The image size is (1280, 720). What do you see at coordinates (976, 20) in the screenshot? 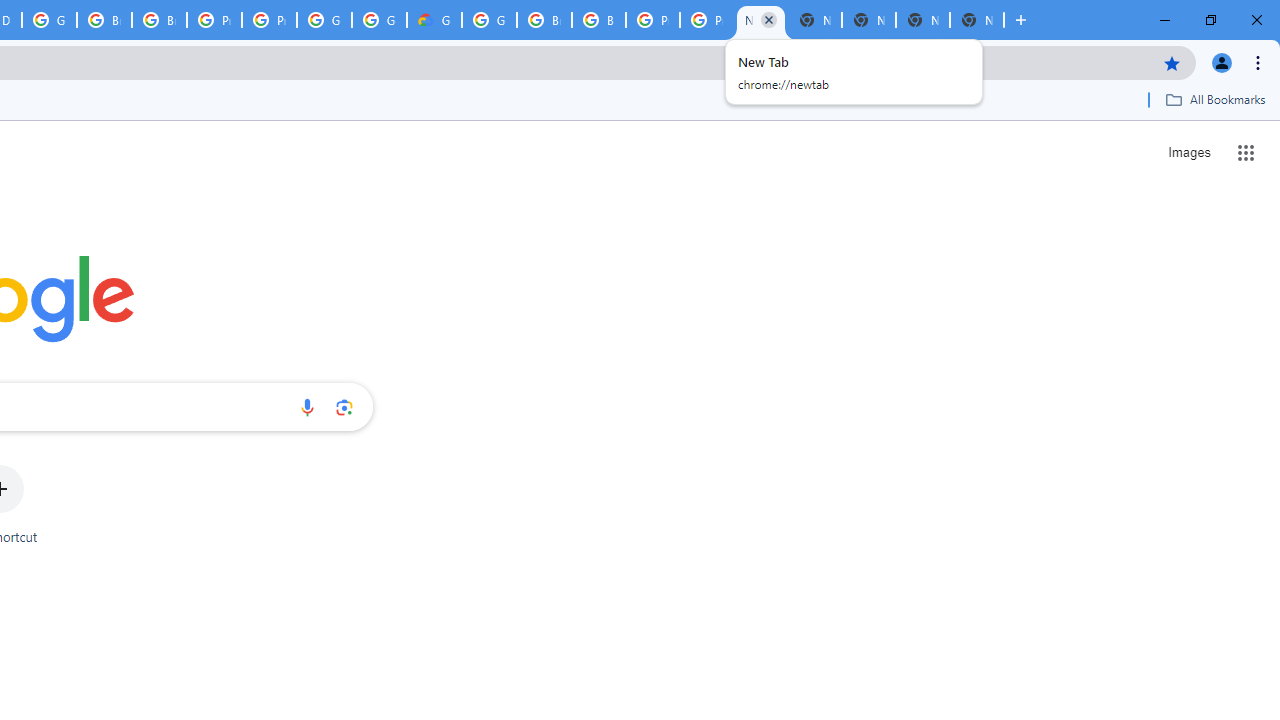
I see `'New Tab'` at bounding box center [976, 20].